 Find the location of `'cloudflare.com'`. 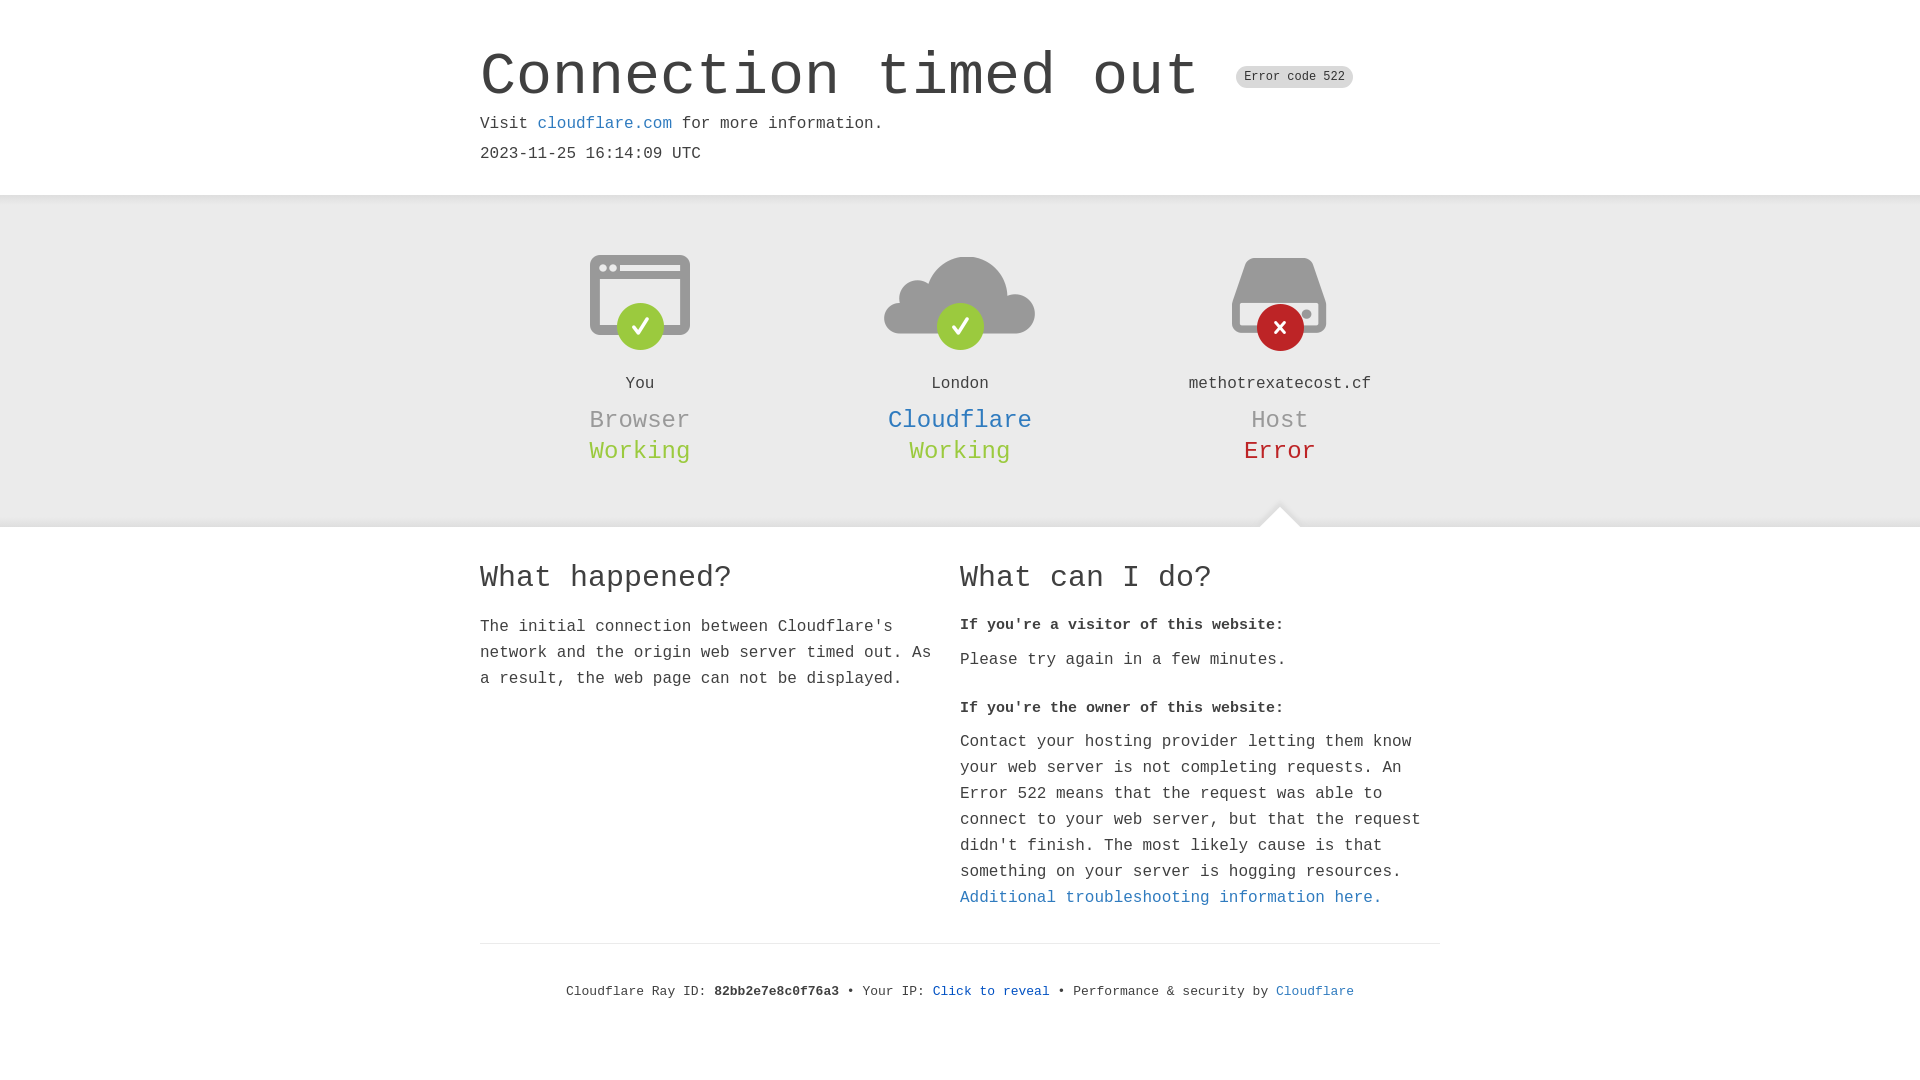

'cloudflare.com' is located at coordinates (603, 123).